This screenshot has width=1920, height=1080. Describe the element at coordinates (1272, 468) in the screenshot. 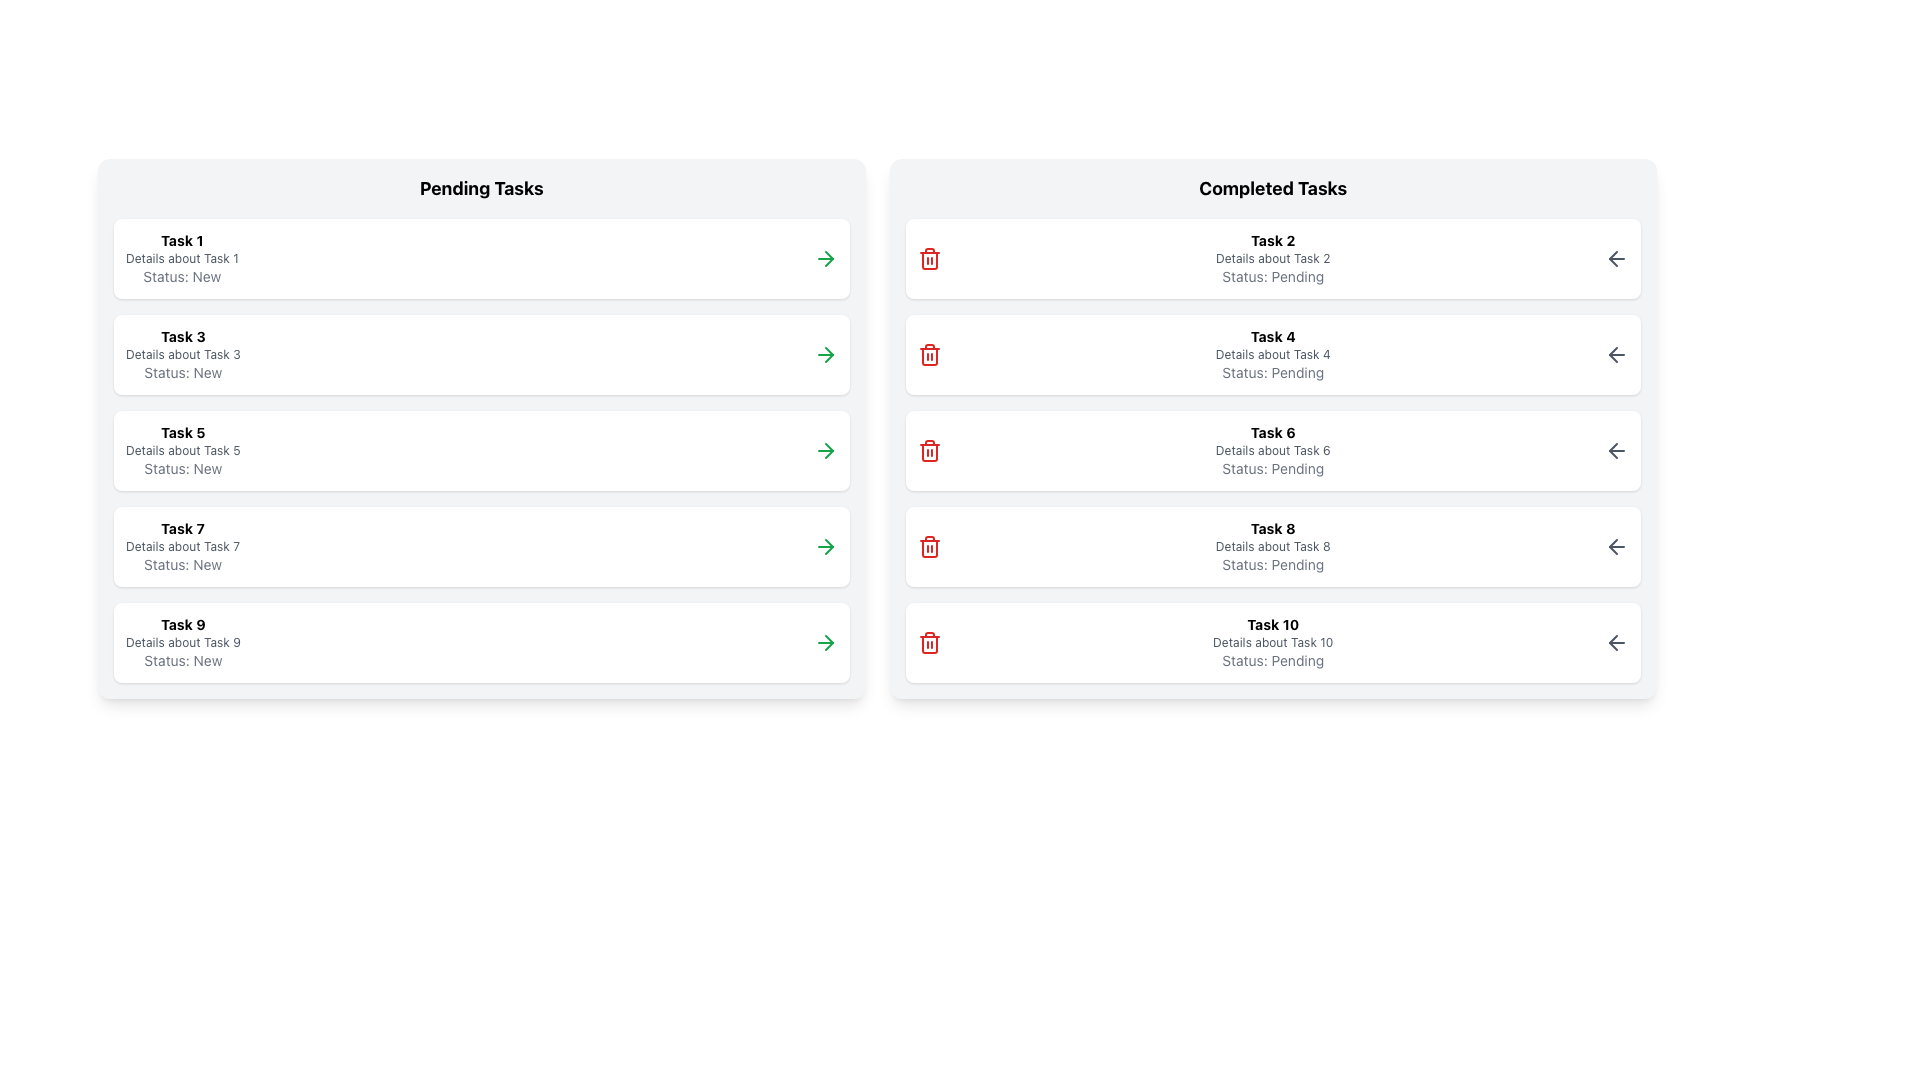

I see `text displayed in the Text Label located under 'Task 6' in the 'Completed Tasks' column` at that location.